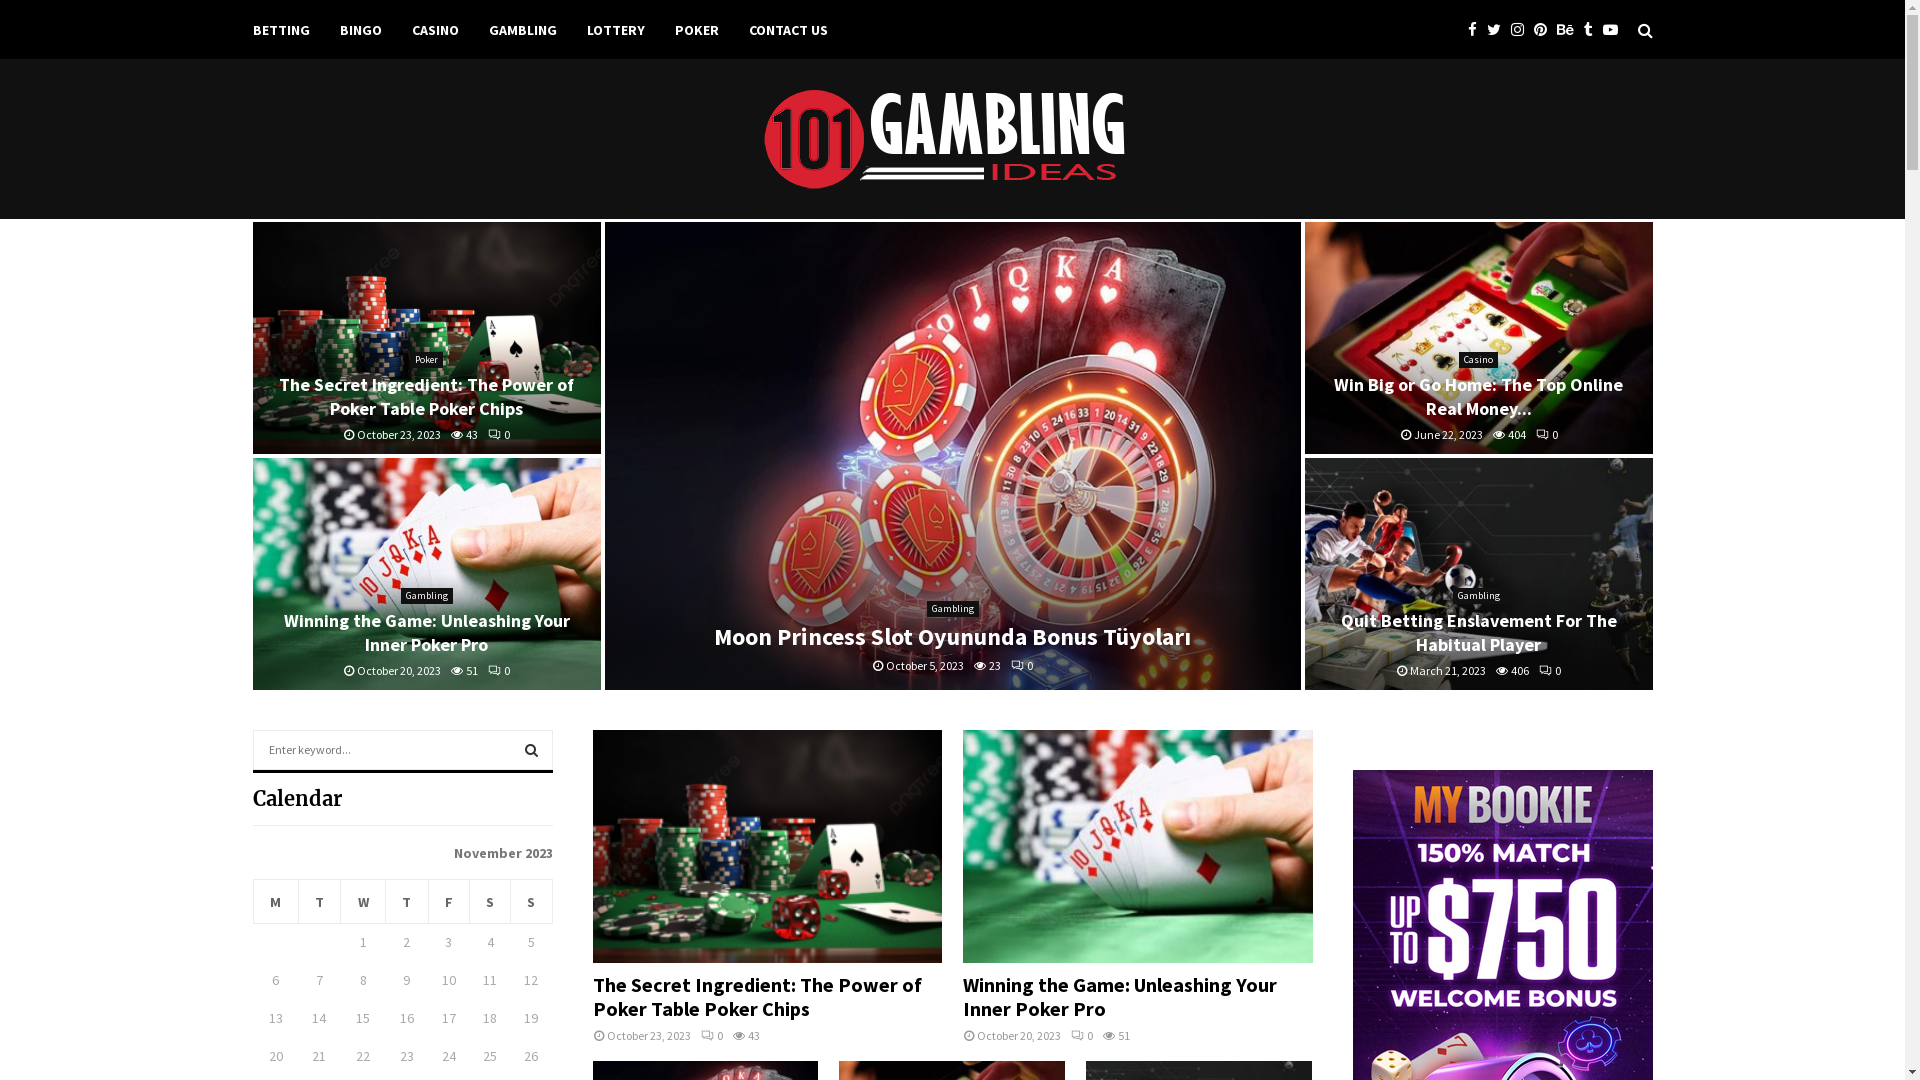 The image size is (1920, 1080). What do you see at coordinates (425, 358) in the screenshot?
I see `'Poker'` at bounding box center [425, 358].